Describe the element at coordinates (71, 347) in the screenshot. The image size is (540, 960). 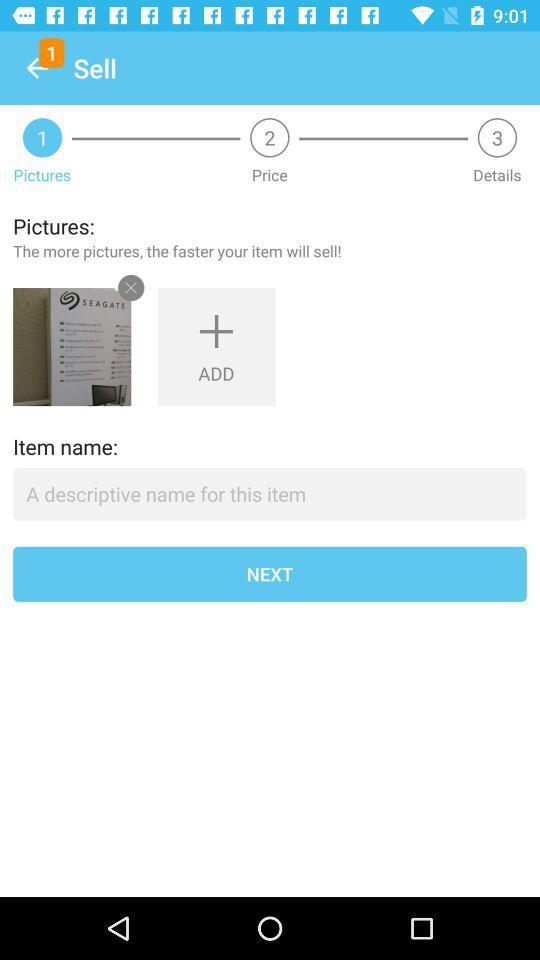
I see `the item above item name: icon` at that location.